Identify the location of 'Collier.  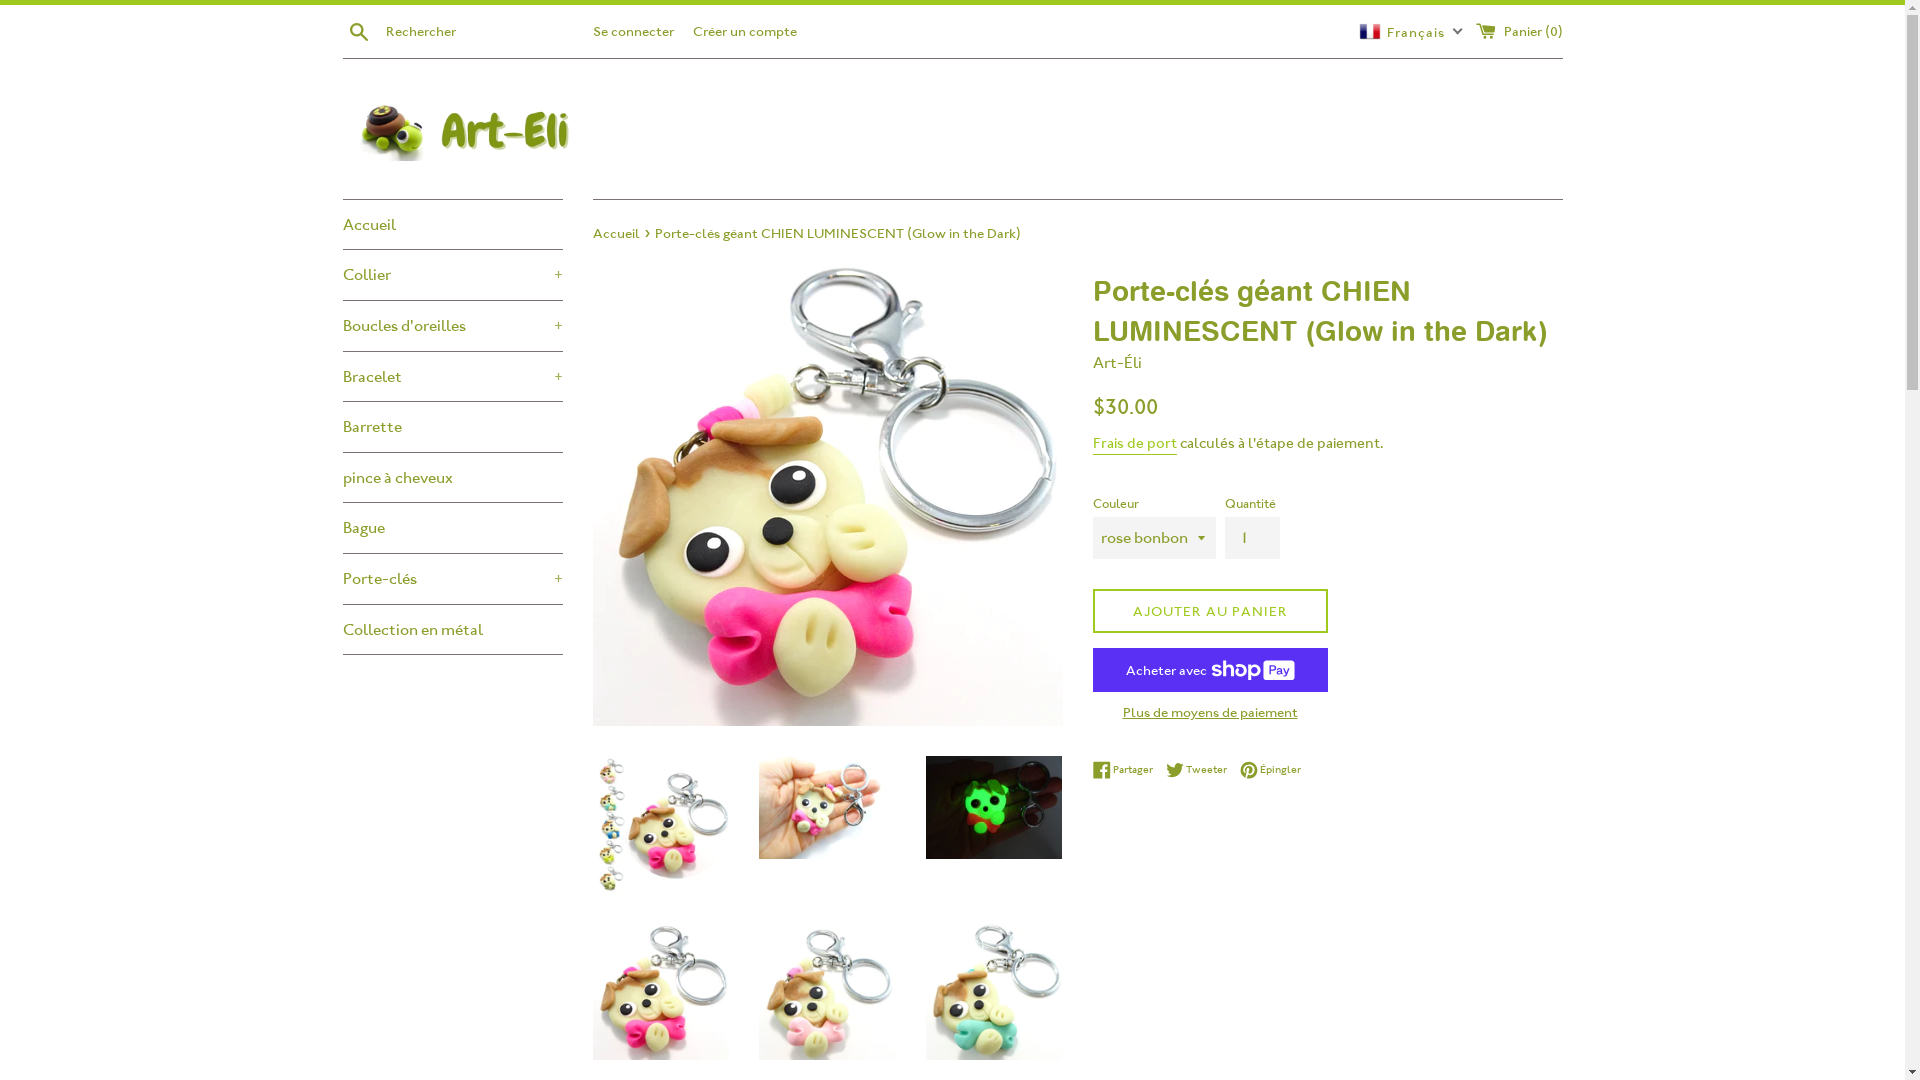
(450, 274).